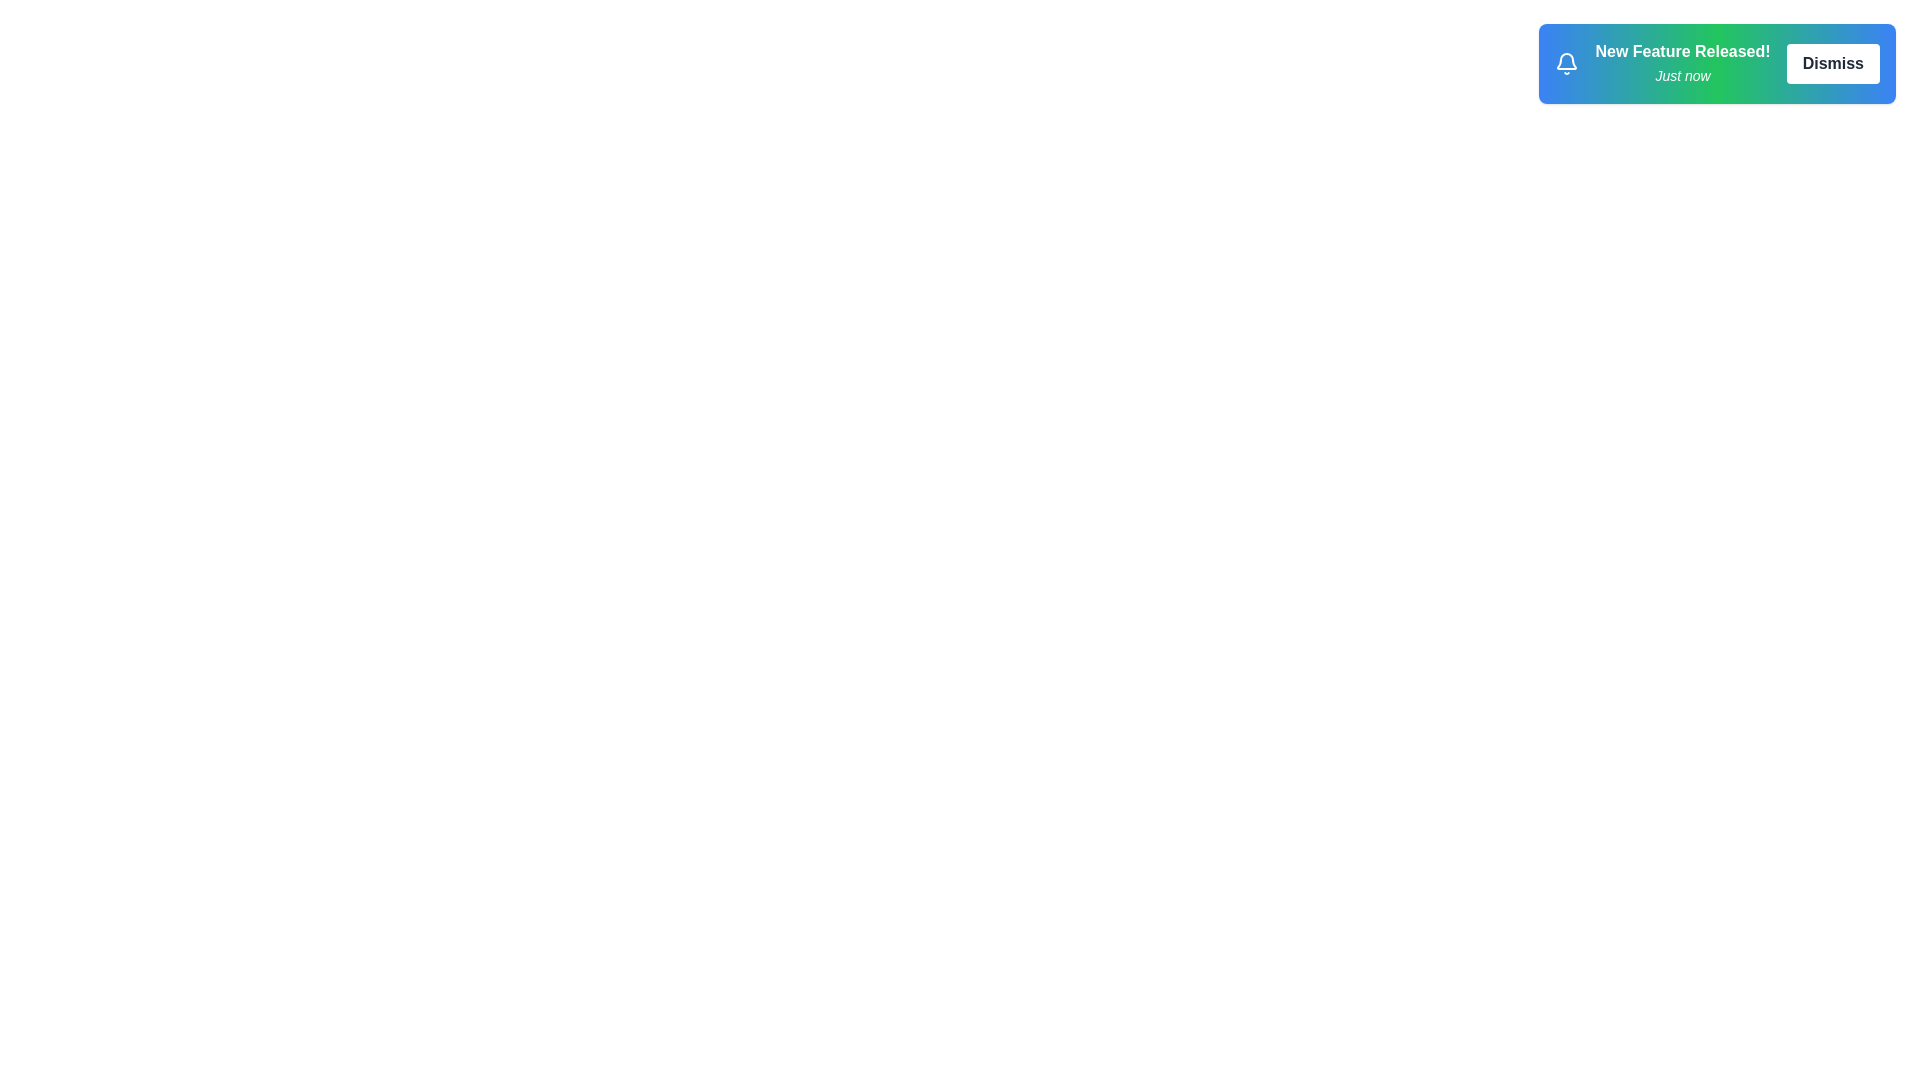 Image resolution: width=1920 pixels, height=1080 pixels. What do you see at coordinates (1716, 63) in the screenshot?
I see `the notification area to inspect its details` at bounding box center [1716, 63].